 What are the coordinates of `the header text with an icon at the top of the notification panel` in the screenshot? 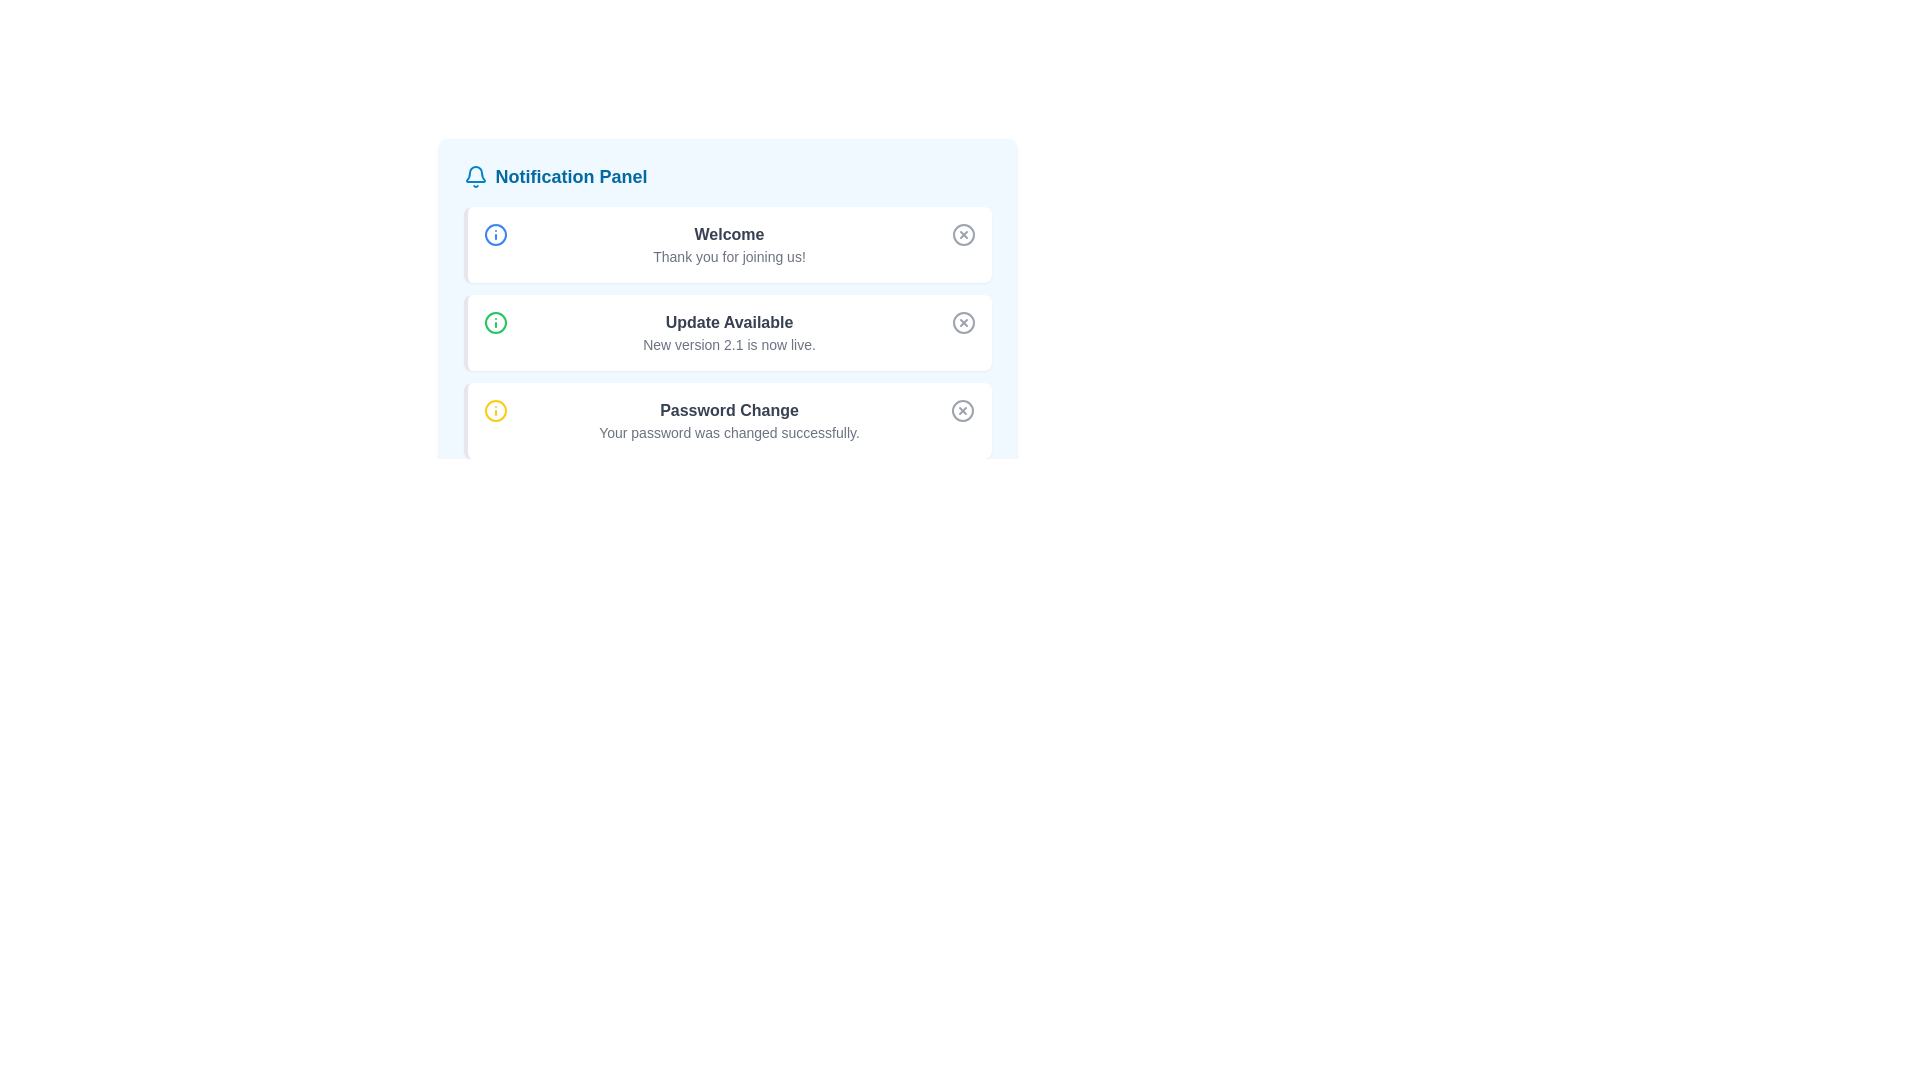 It's located at (726, 176).